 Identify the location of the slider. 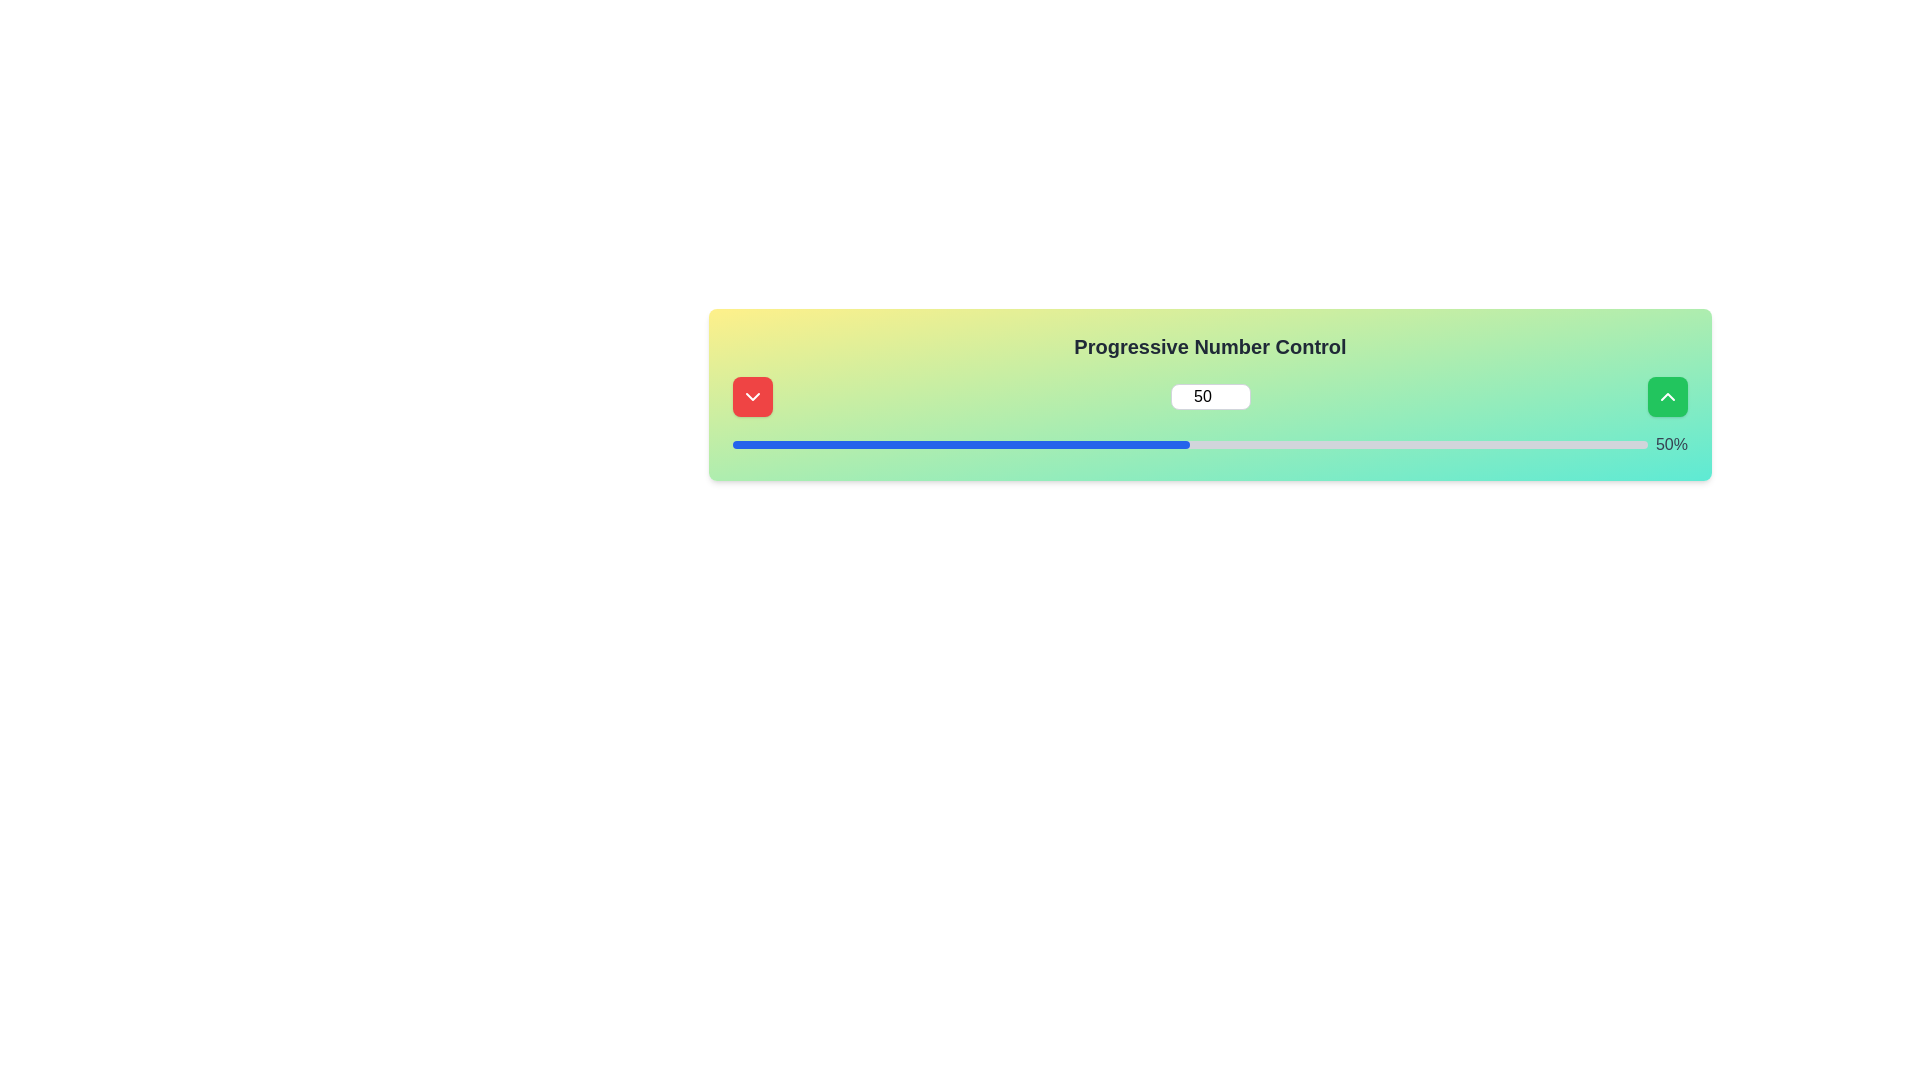
(851, 443).